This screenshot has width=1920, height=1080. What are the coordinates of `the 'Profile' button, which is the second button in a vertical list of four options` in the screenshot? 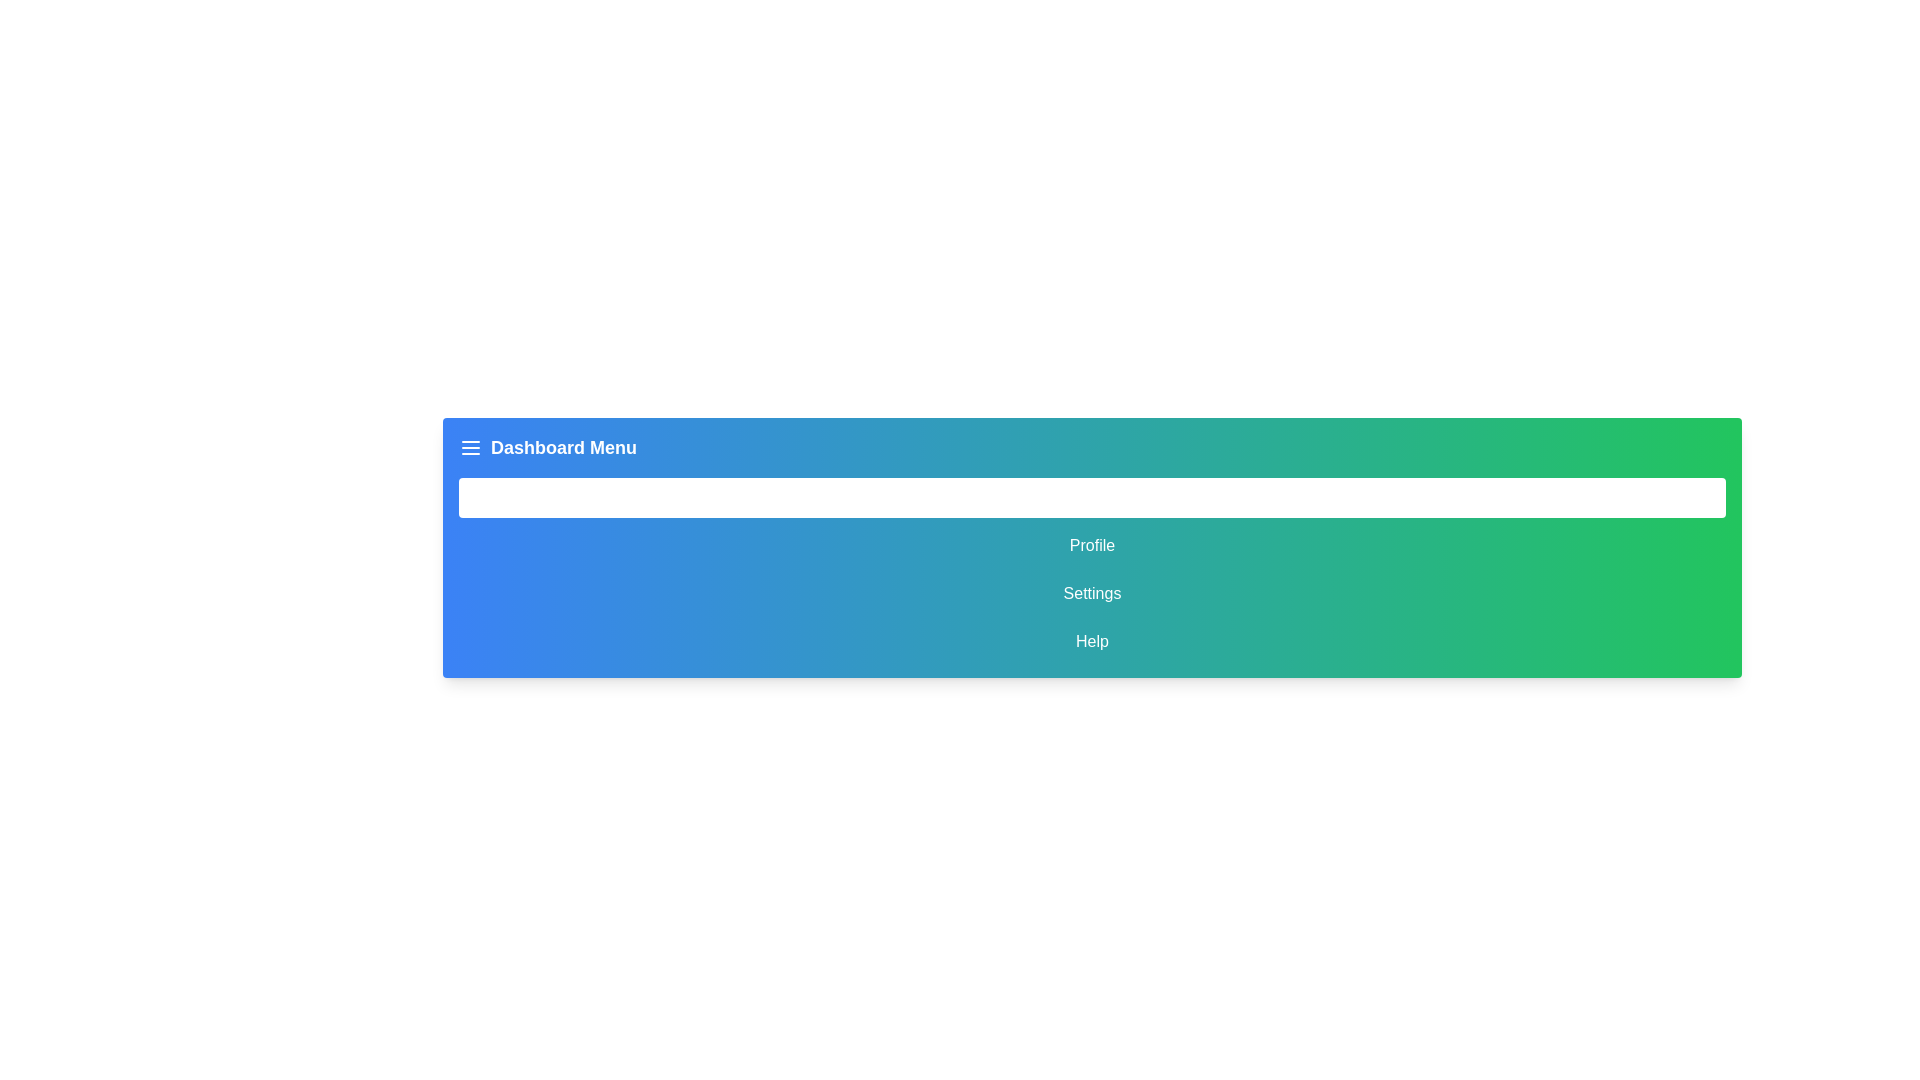 It's located at (1091, 546).